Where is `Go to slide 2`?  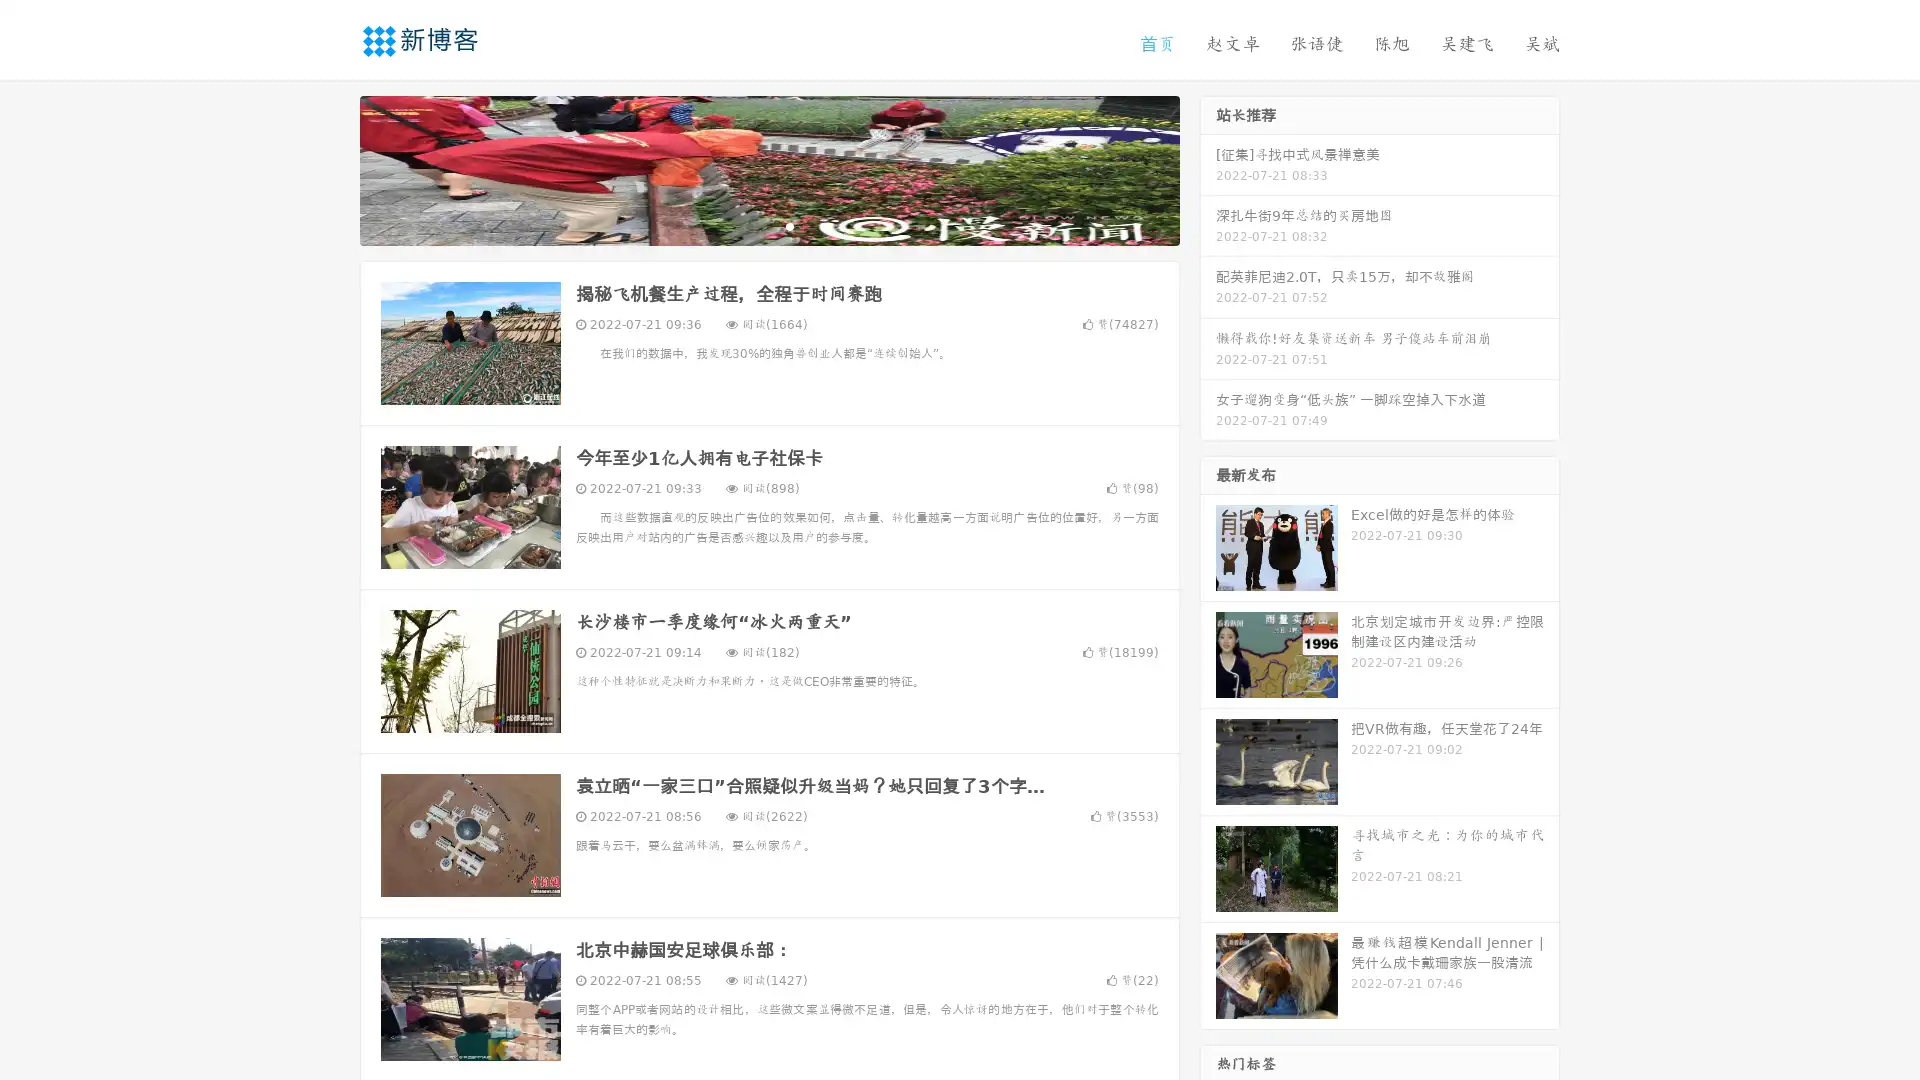 Go to slide 2 is located at coordinates (768, 225).